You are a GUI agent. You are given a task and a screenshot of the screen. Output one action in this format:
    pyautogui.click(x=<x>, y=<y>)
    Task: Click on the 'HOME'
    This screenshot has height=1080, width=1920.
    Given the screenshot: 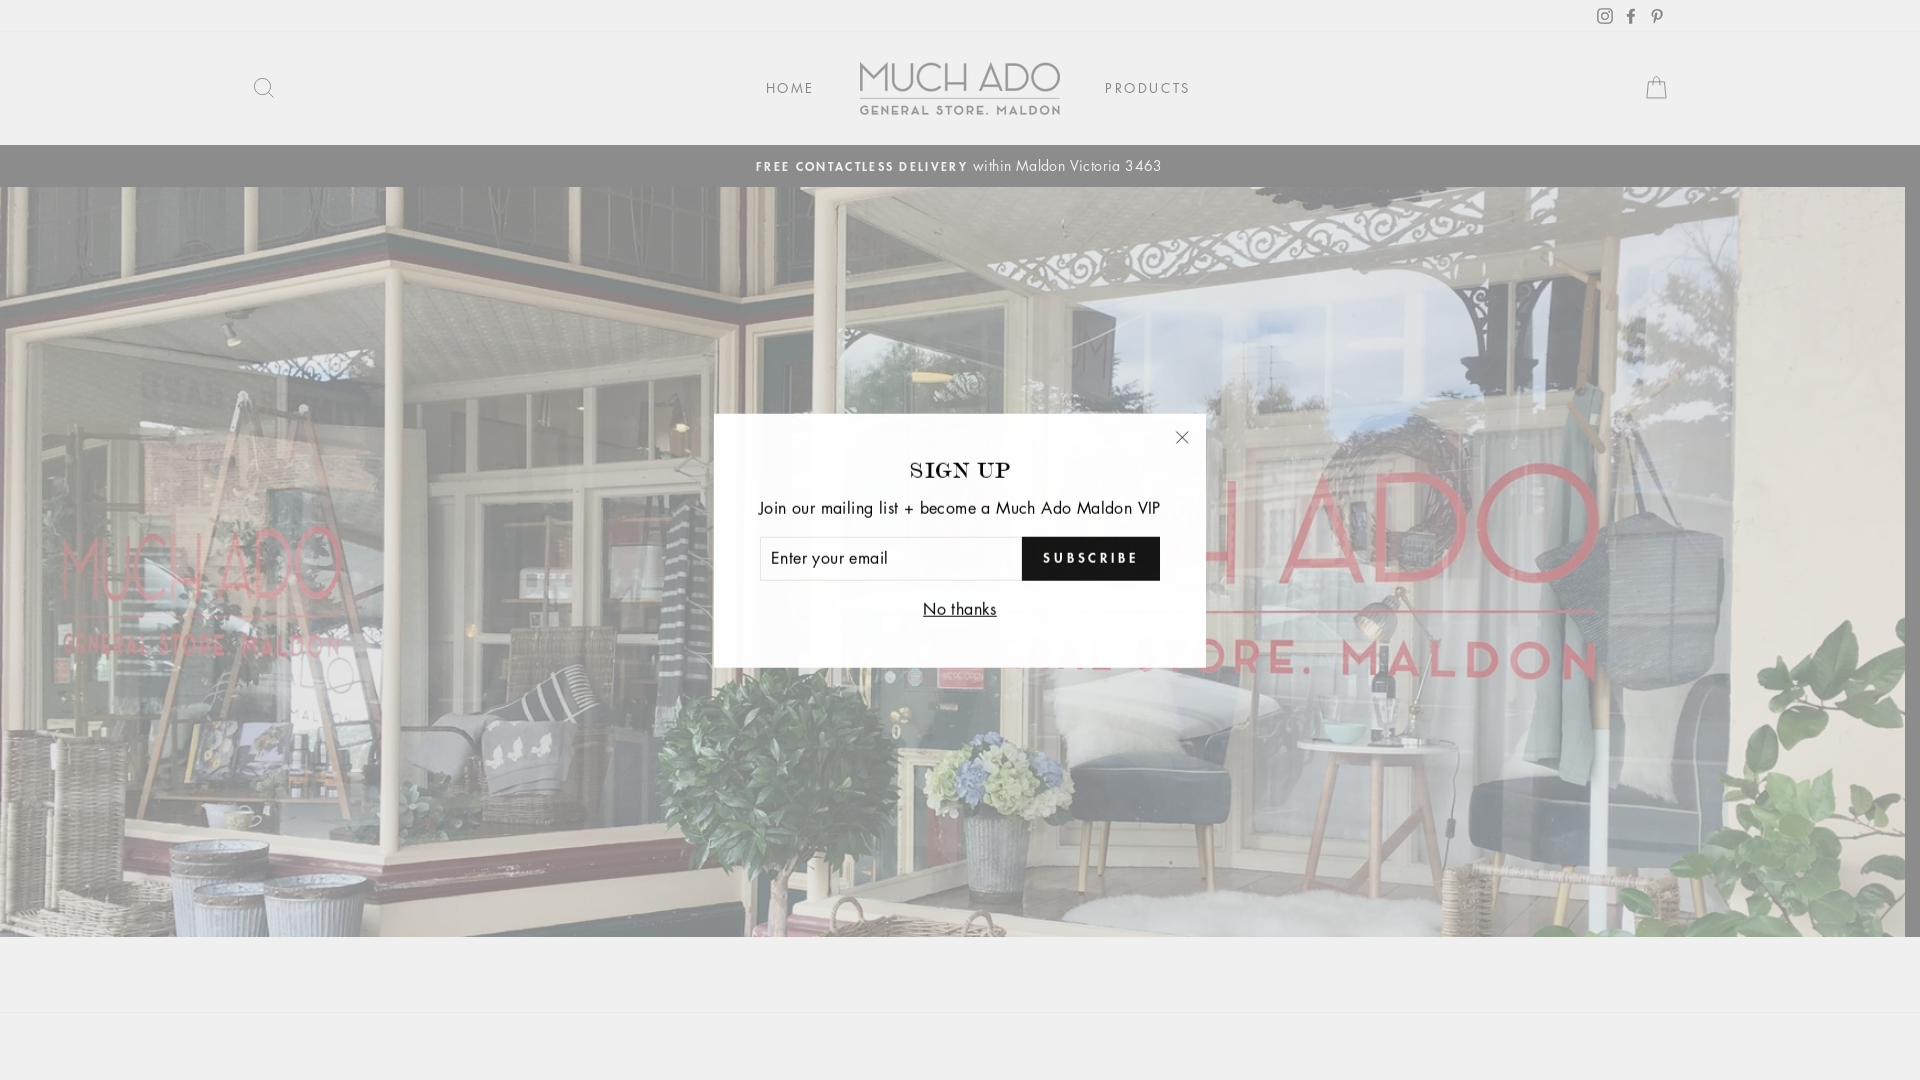 What is the action you would take?
    pyautogui.click(x=781, y=87)
    